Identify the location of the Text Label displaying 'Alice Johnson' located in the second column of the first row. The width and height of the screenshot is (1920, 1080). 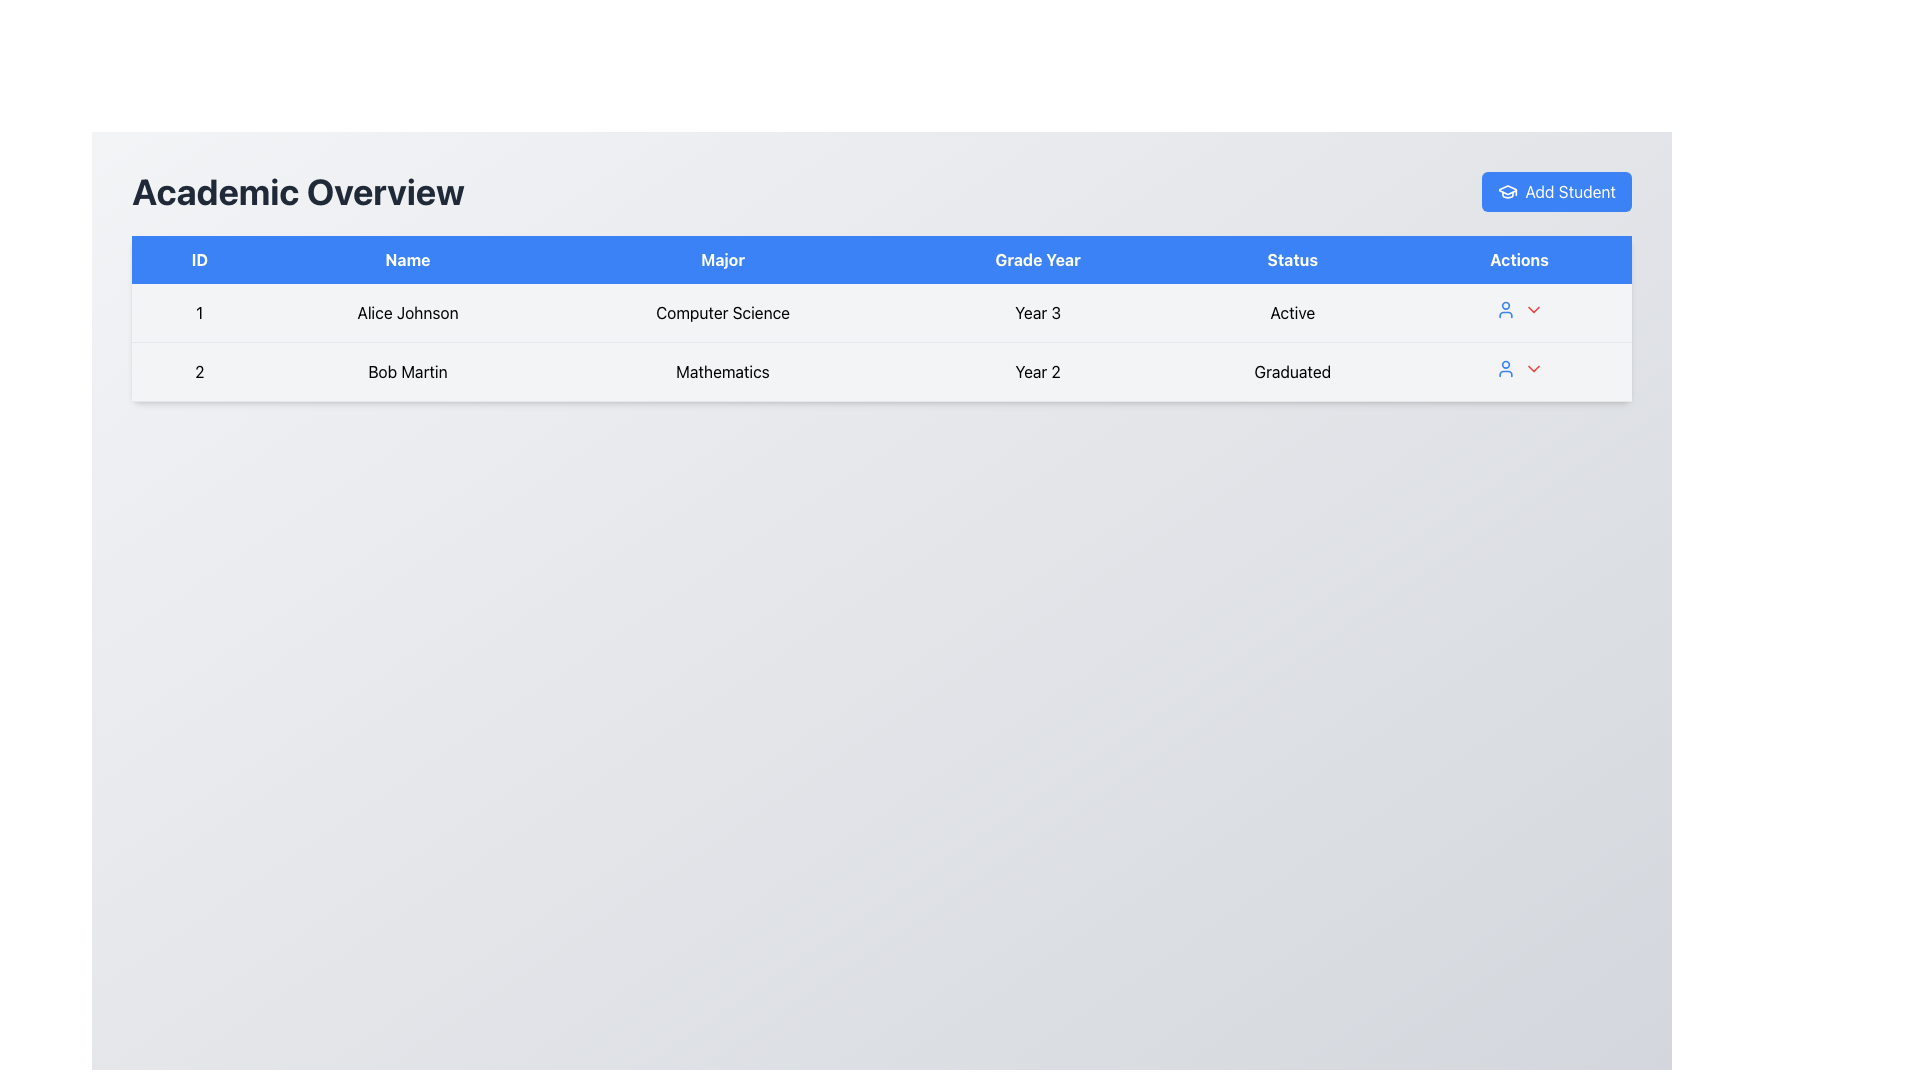
(407, 313).